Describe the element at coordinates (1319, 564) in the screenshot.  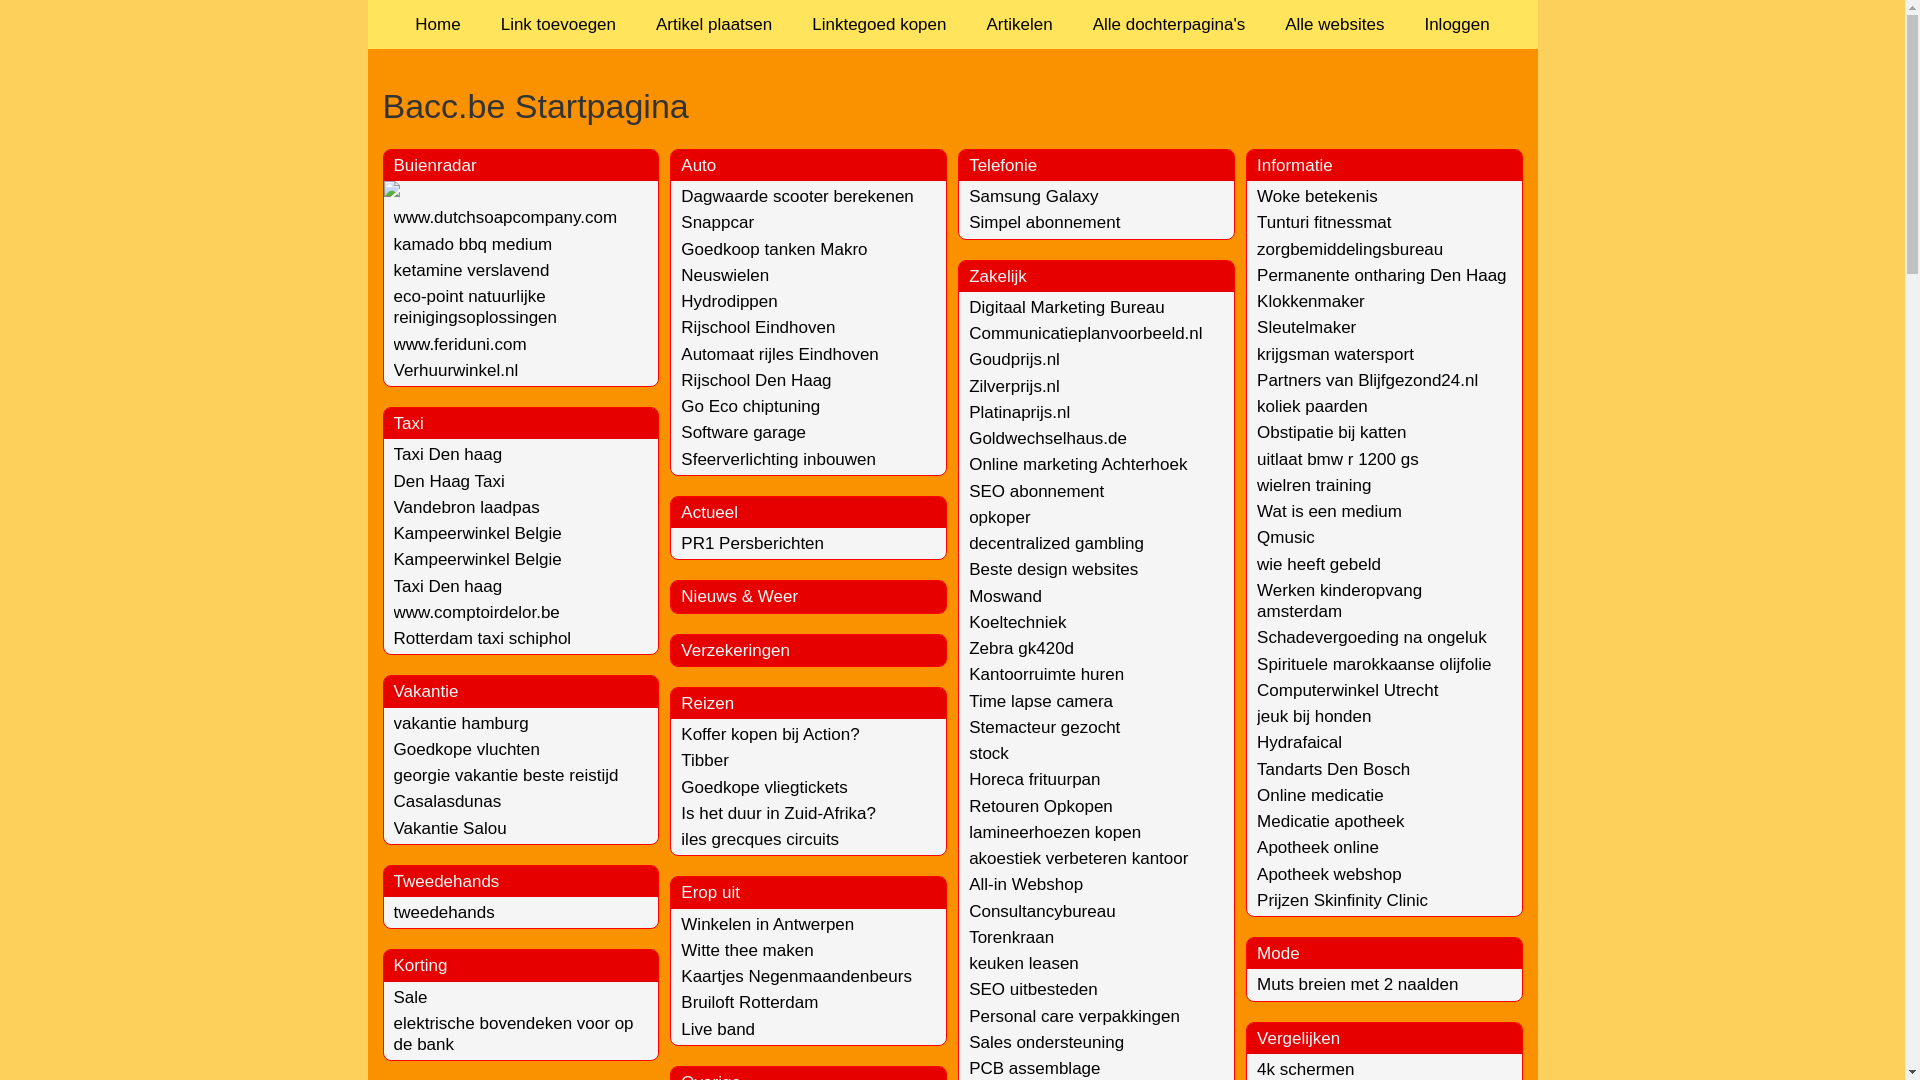
I see `'wie heeft gebeld'` at that location.